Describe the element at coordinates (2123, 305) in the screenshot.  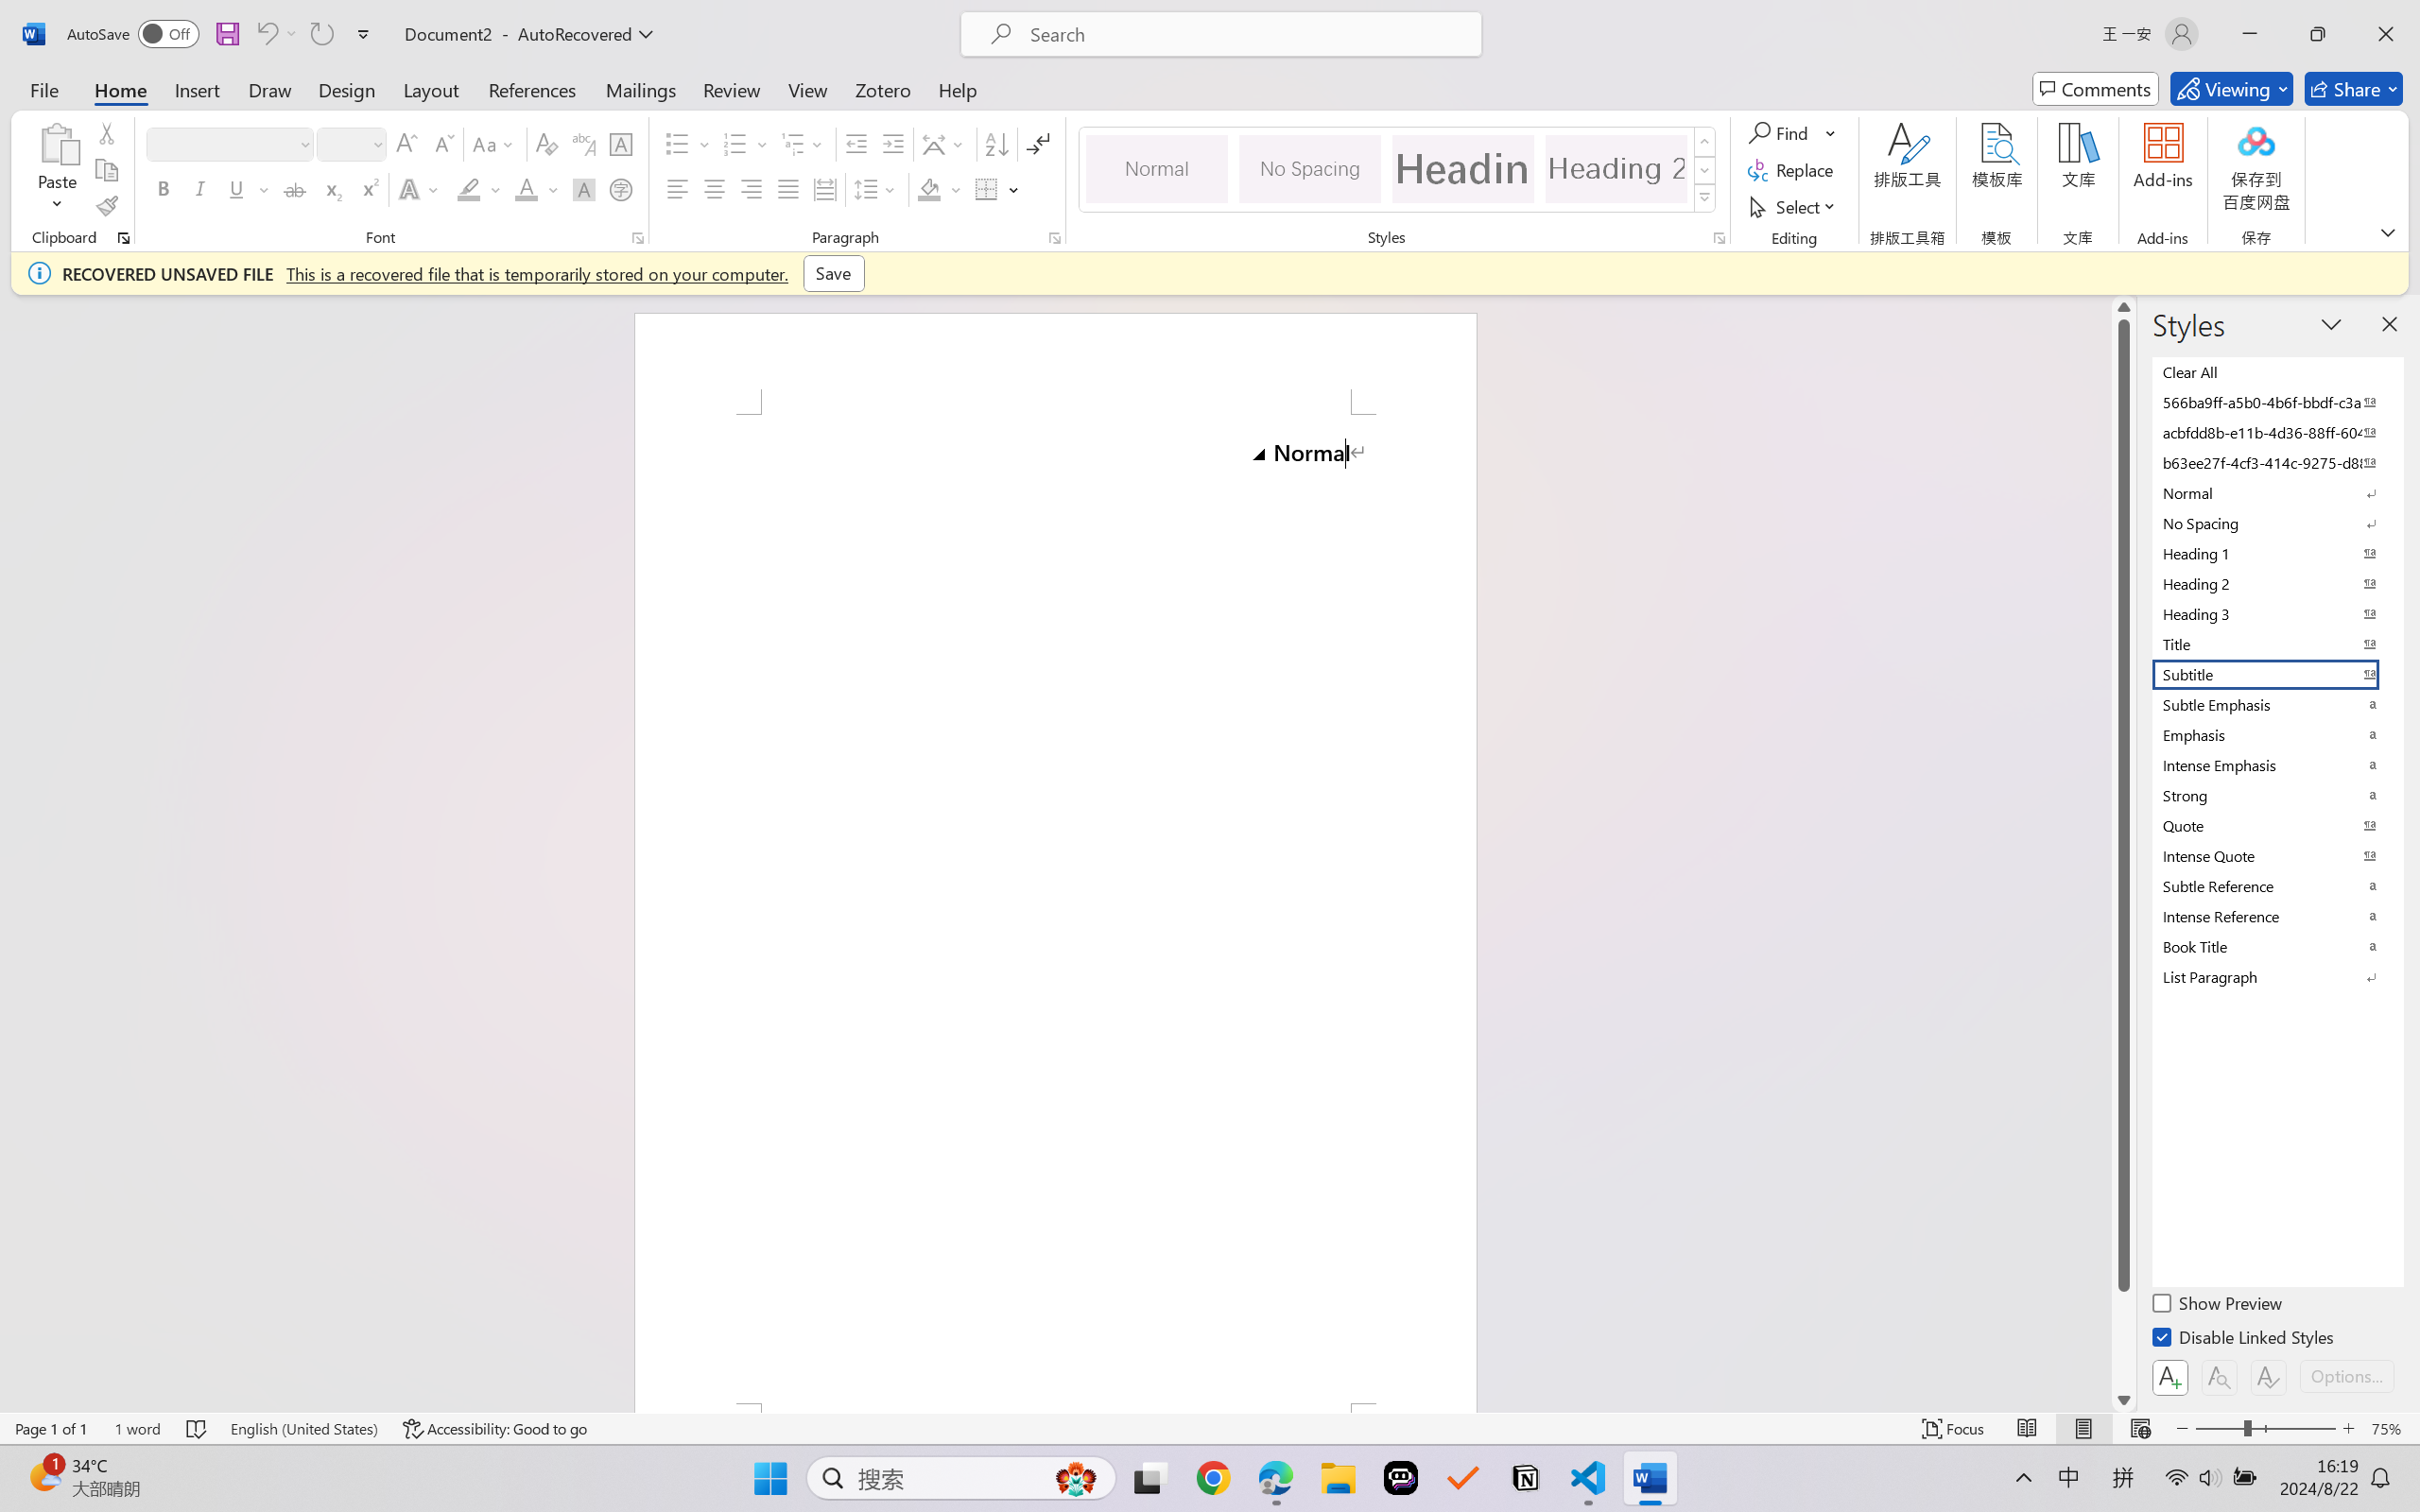
I see `'Line up'` at that location.